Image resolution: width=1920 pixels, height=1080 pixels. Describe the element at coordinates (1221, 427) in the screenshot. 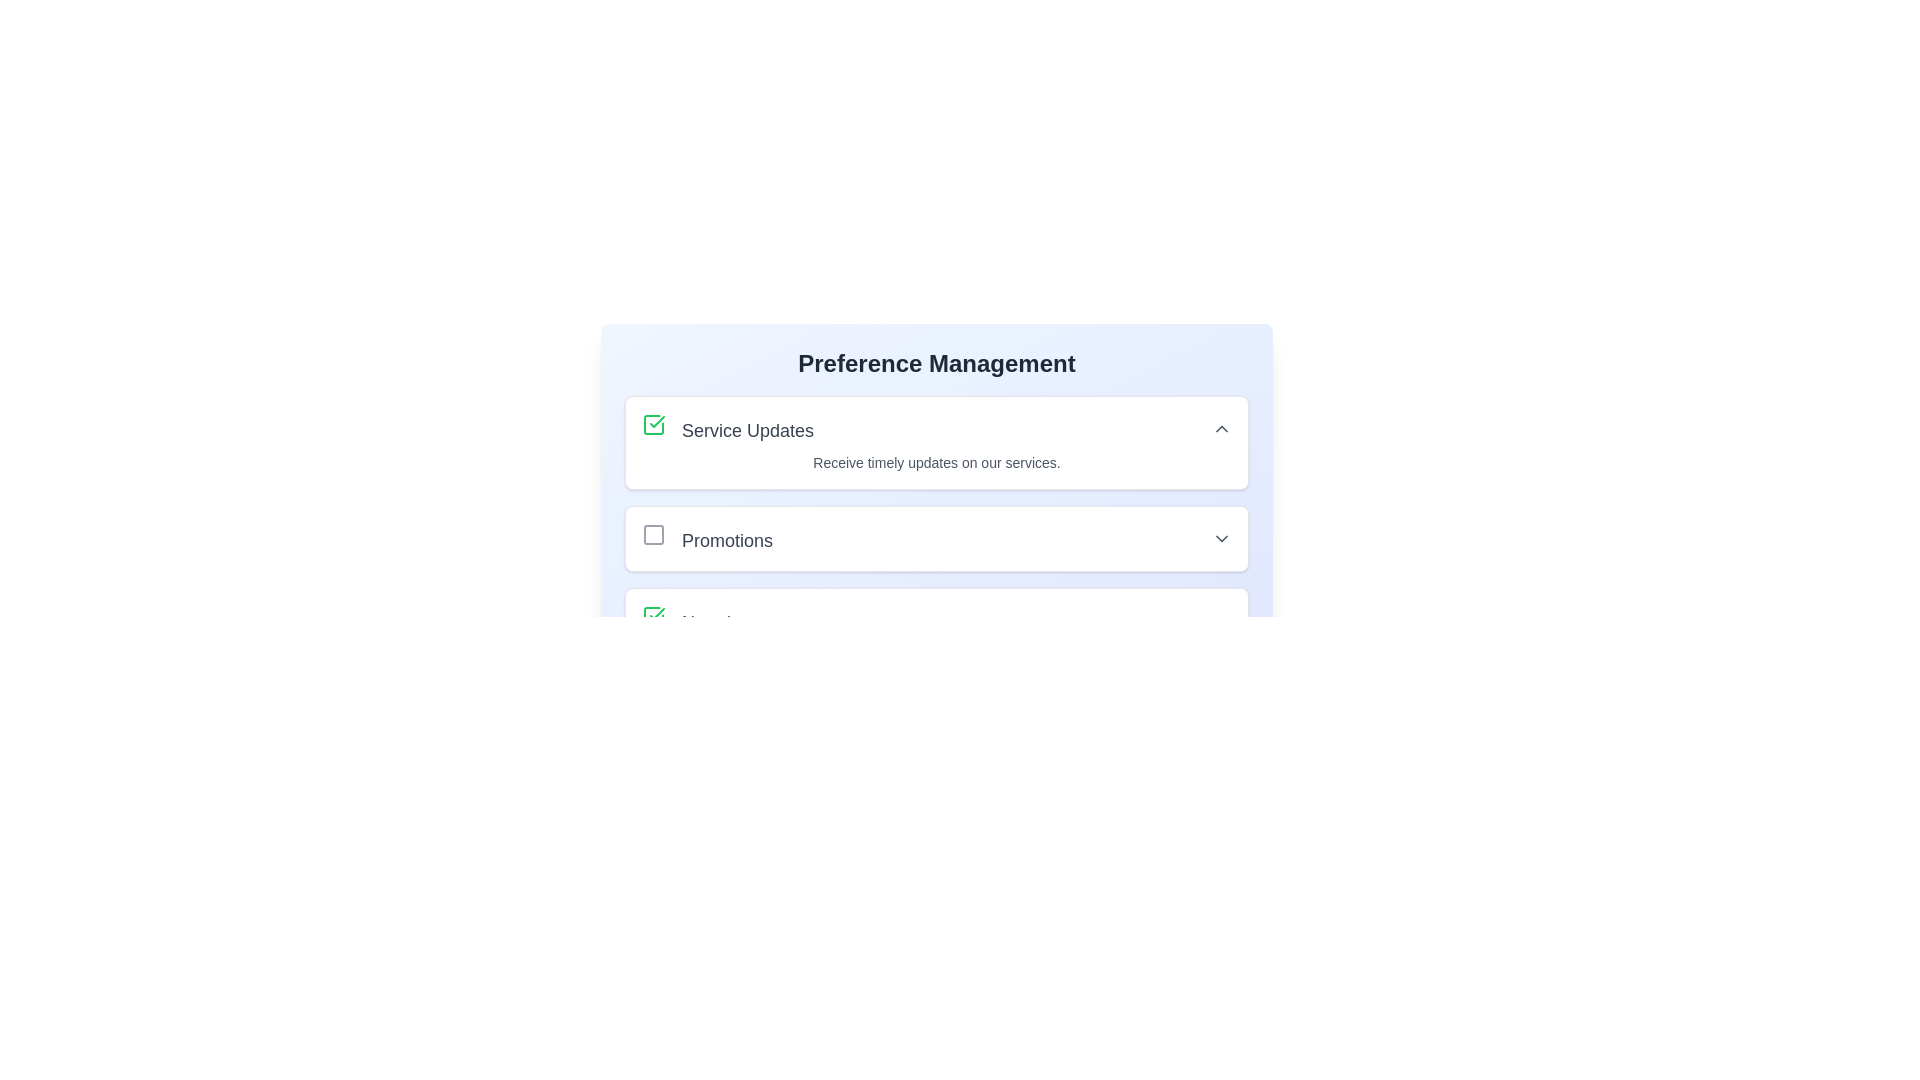

I see `the Chevron-up icon located at the far right of the 'Service Updates' section` at that location.